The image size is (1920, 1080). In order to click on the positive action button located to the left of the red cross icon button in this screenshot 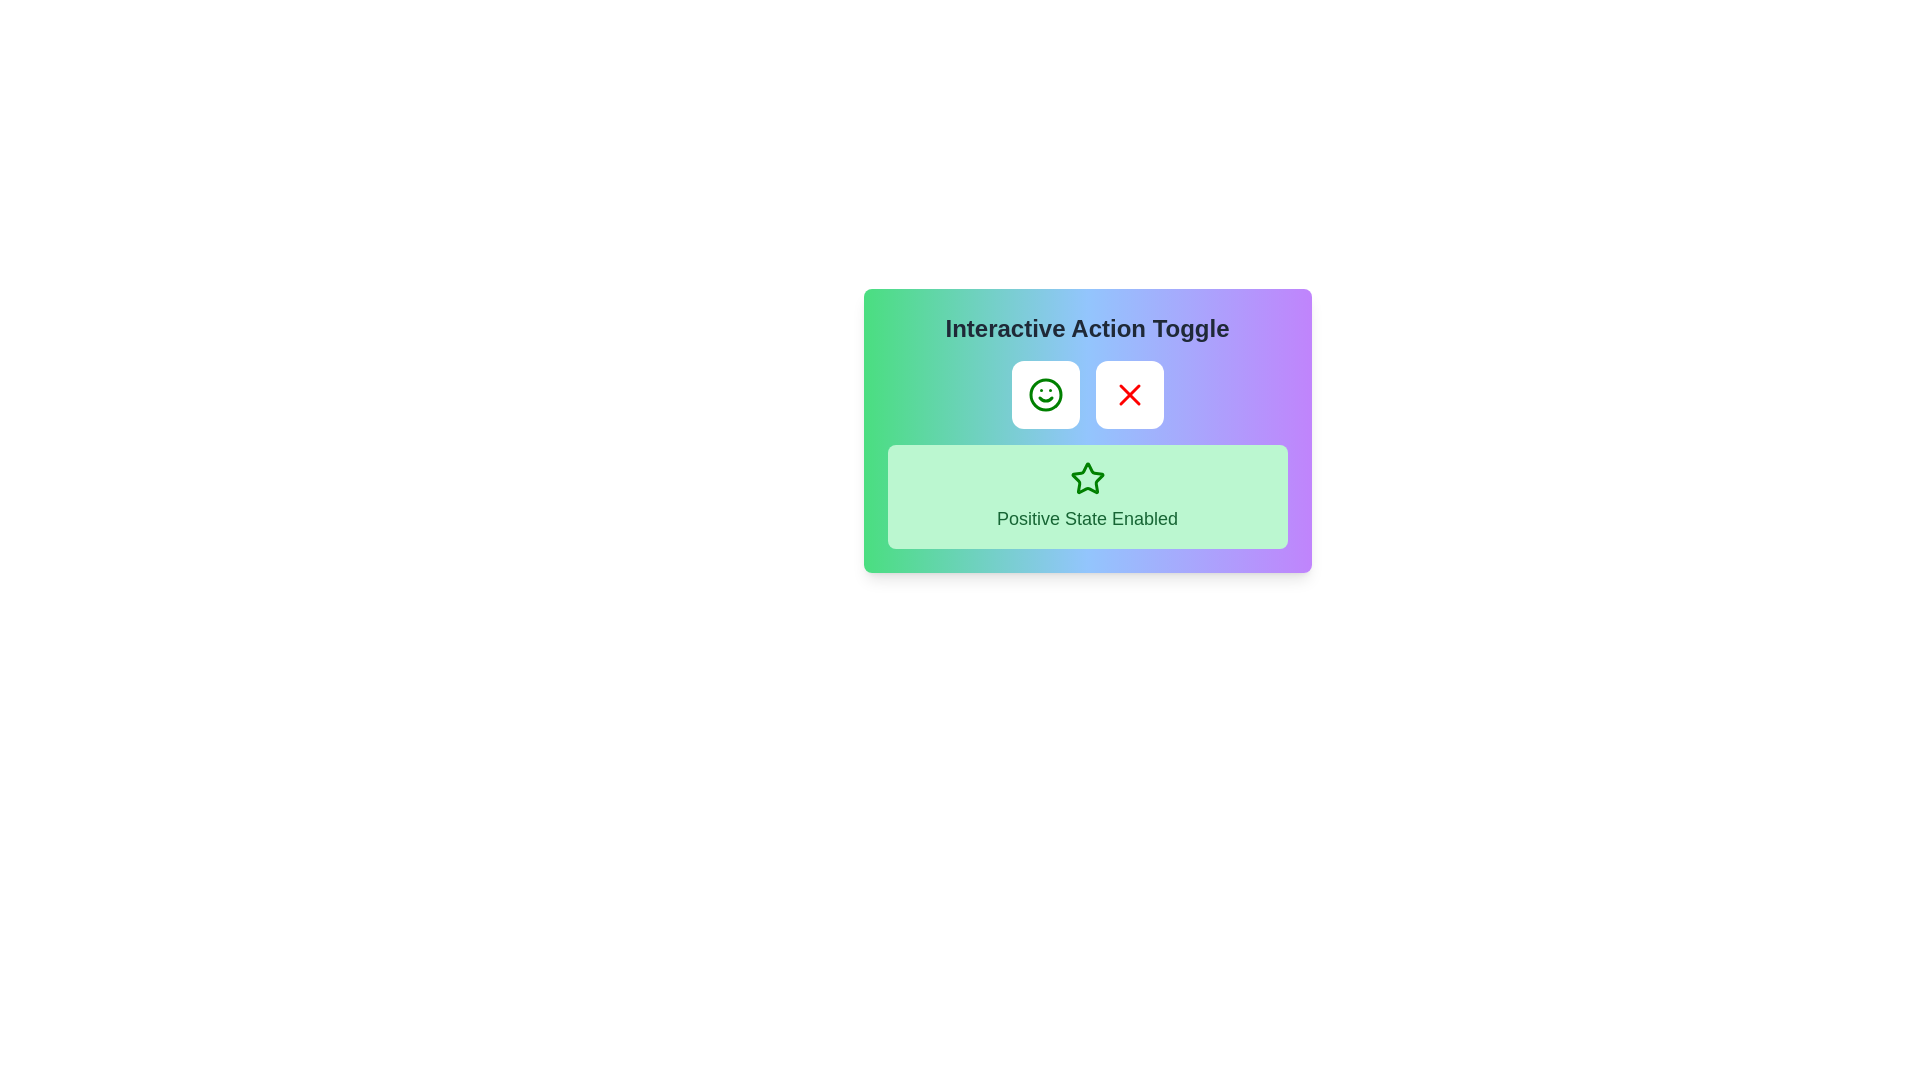, I will do `click(1044, 394)`.